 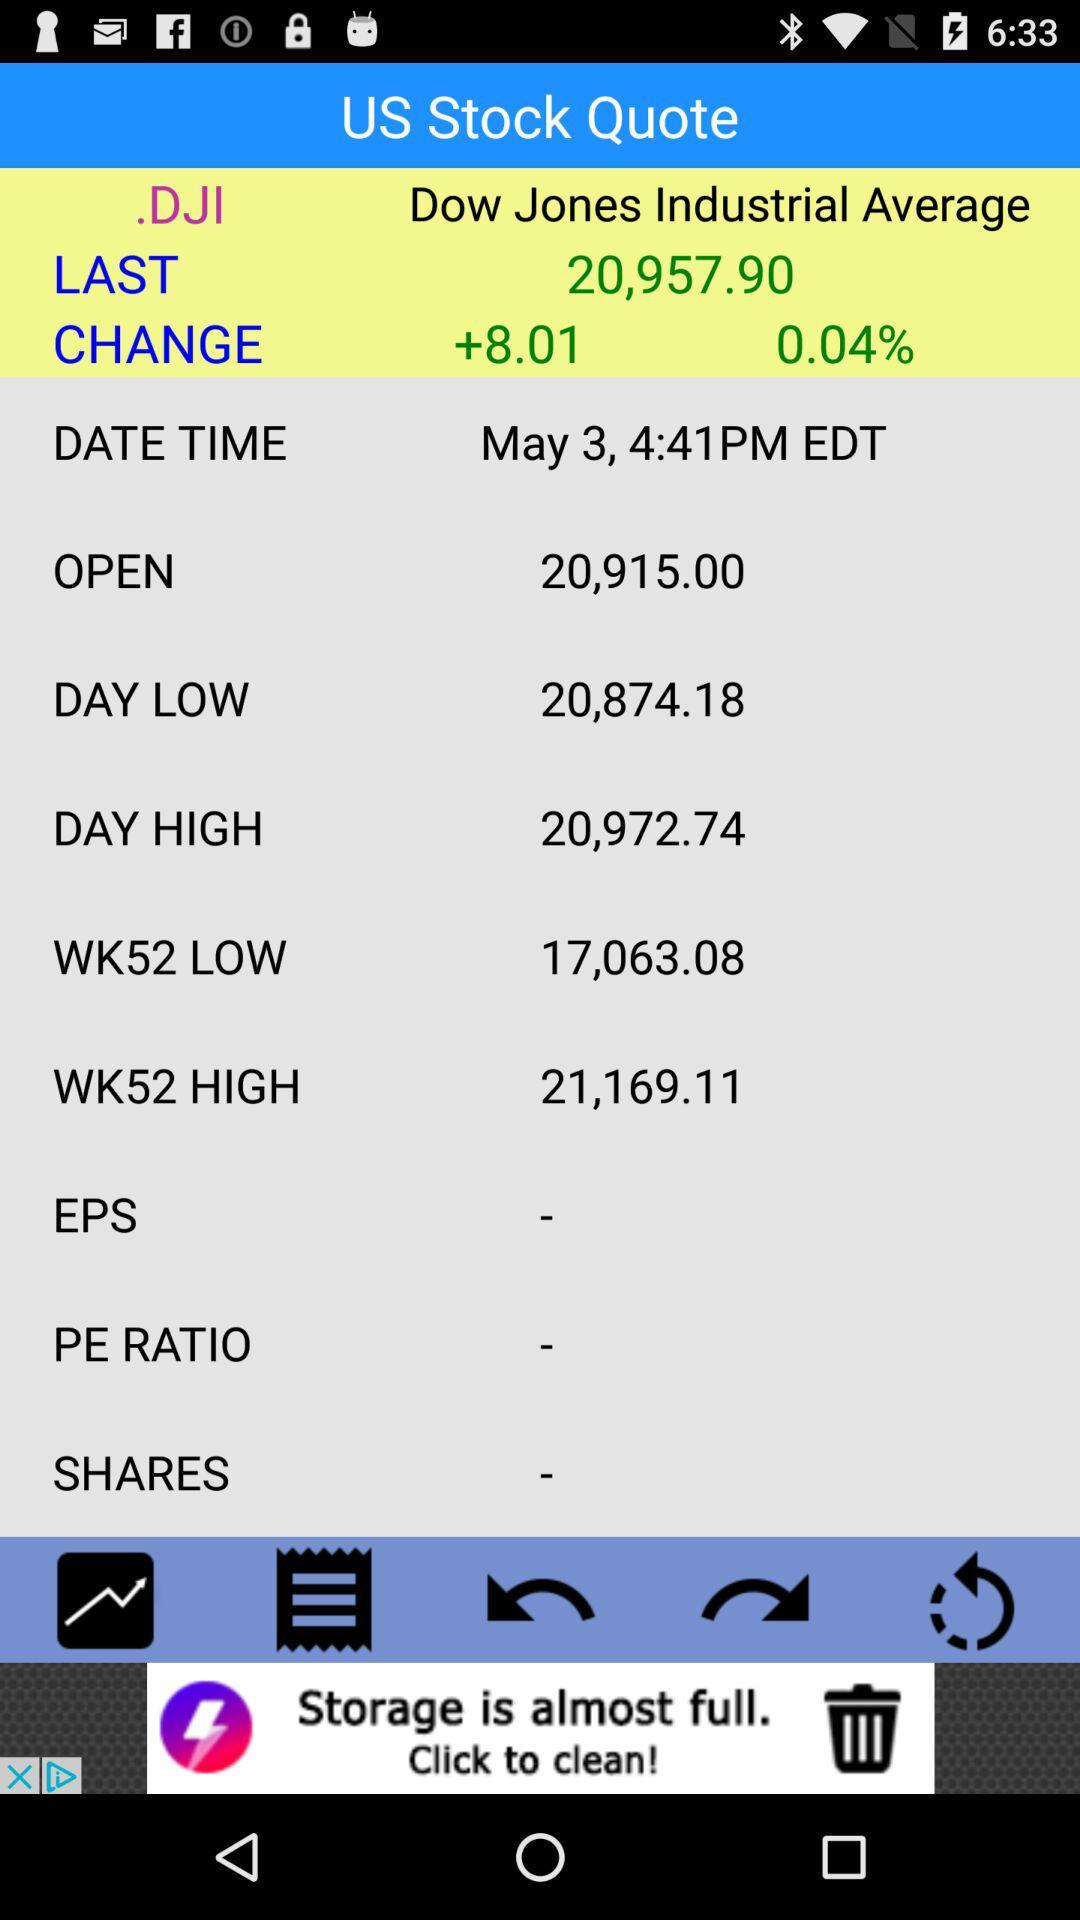 What do you see at coordinates (756, 1598) in the screenshot?
I see `next` at bounding box center [756, 1598].